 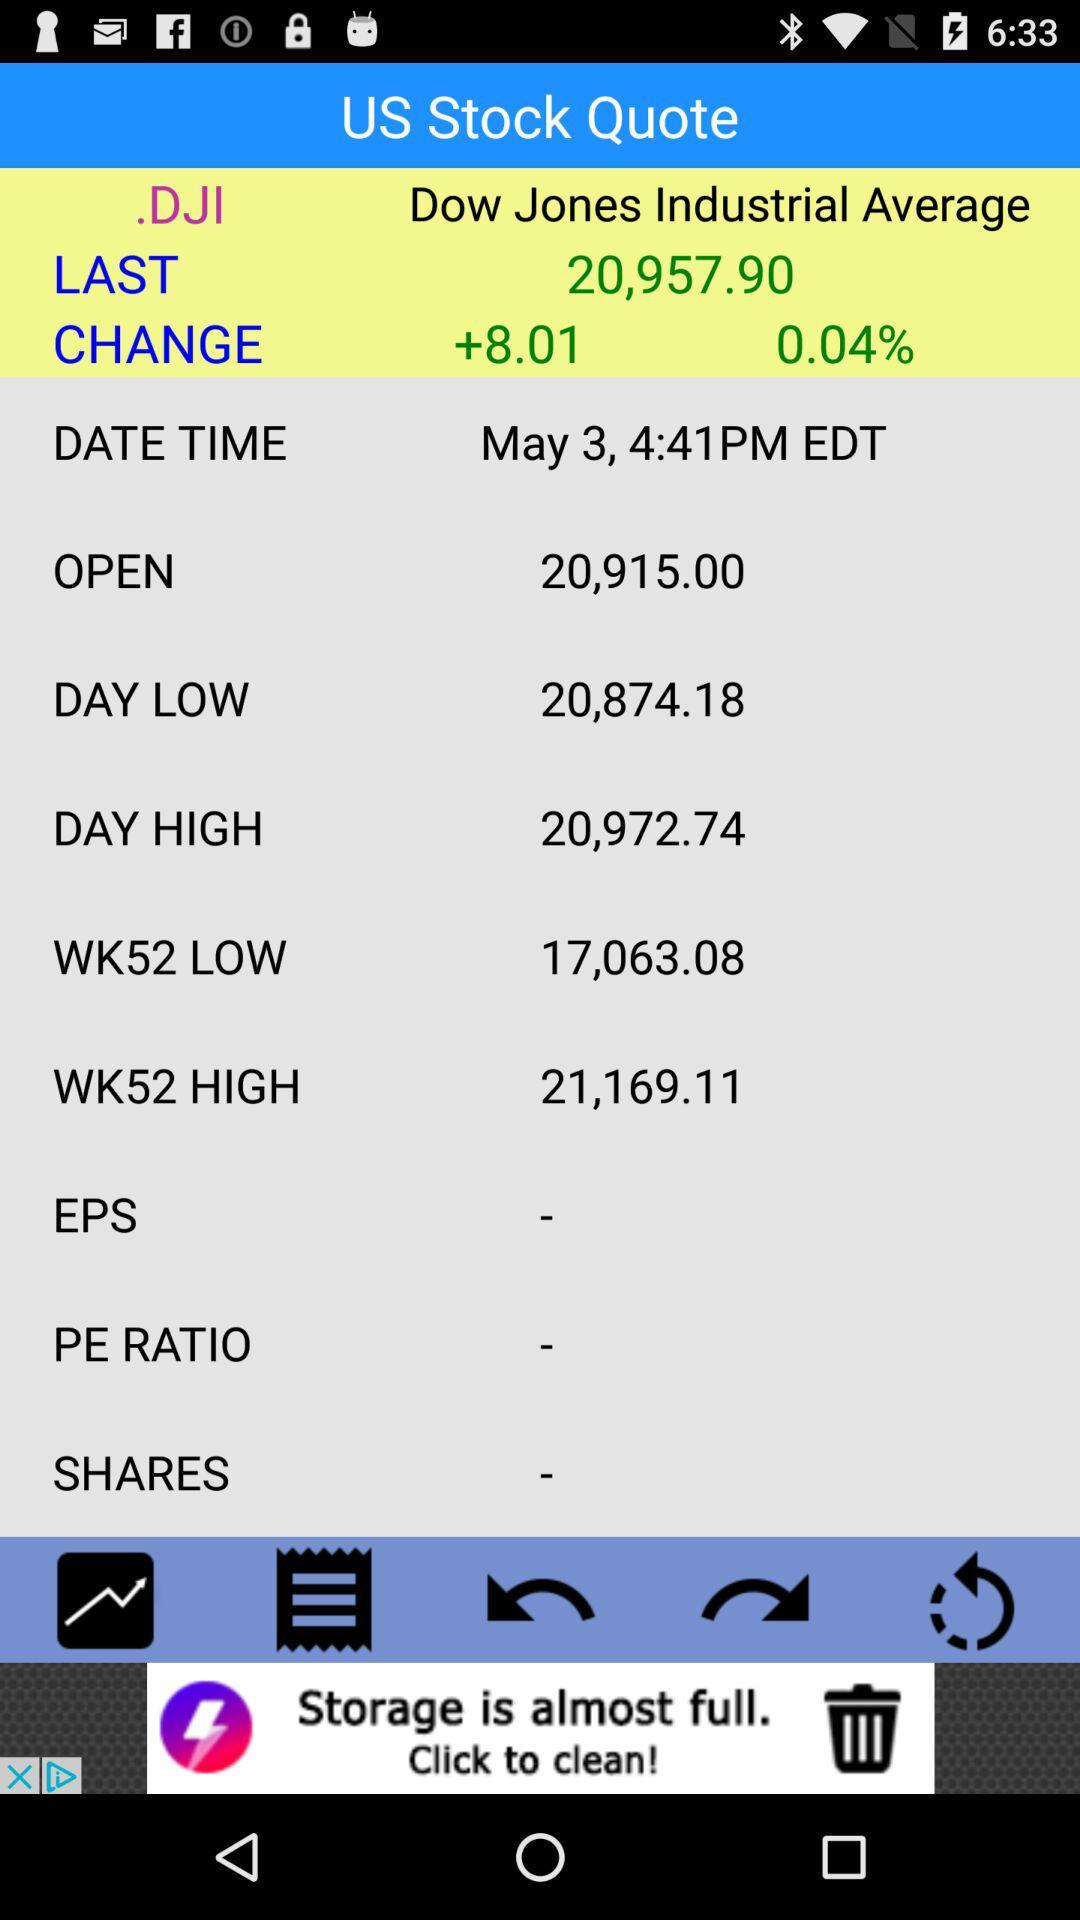 What do you see at coordinates (756, 1598) in the screenshot?
I see `next` at bounding box center [756, 1598].